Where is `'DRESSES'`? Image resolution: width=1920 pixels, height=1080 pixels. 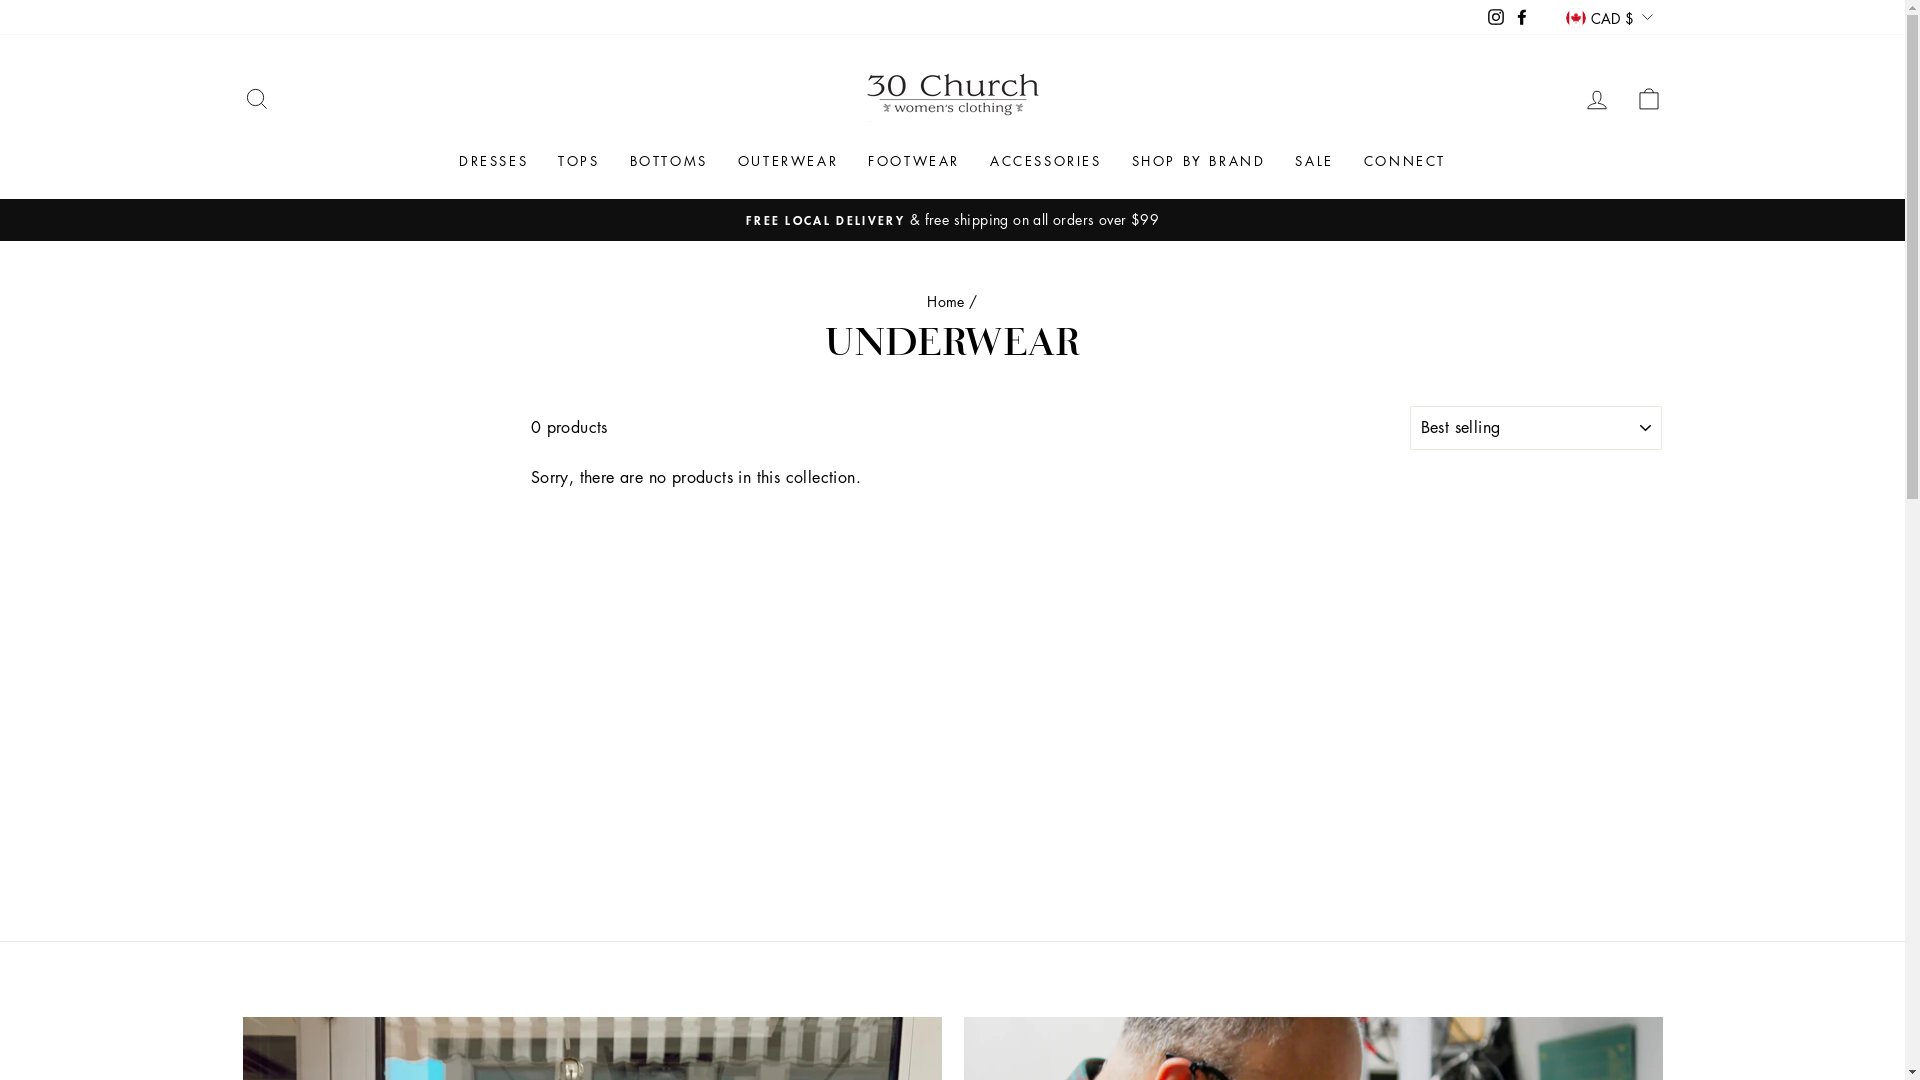
'DRESSES' is located at coordinates (493, 161).